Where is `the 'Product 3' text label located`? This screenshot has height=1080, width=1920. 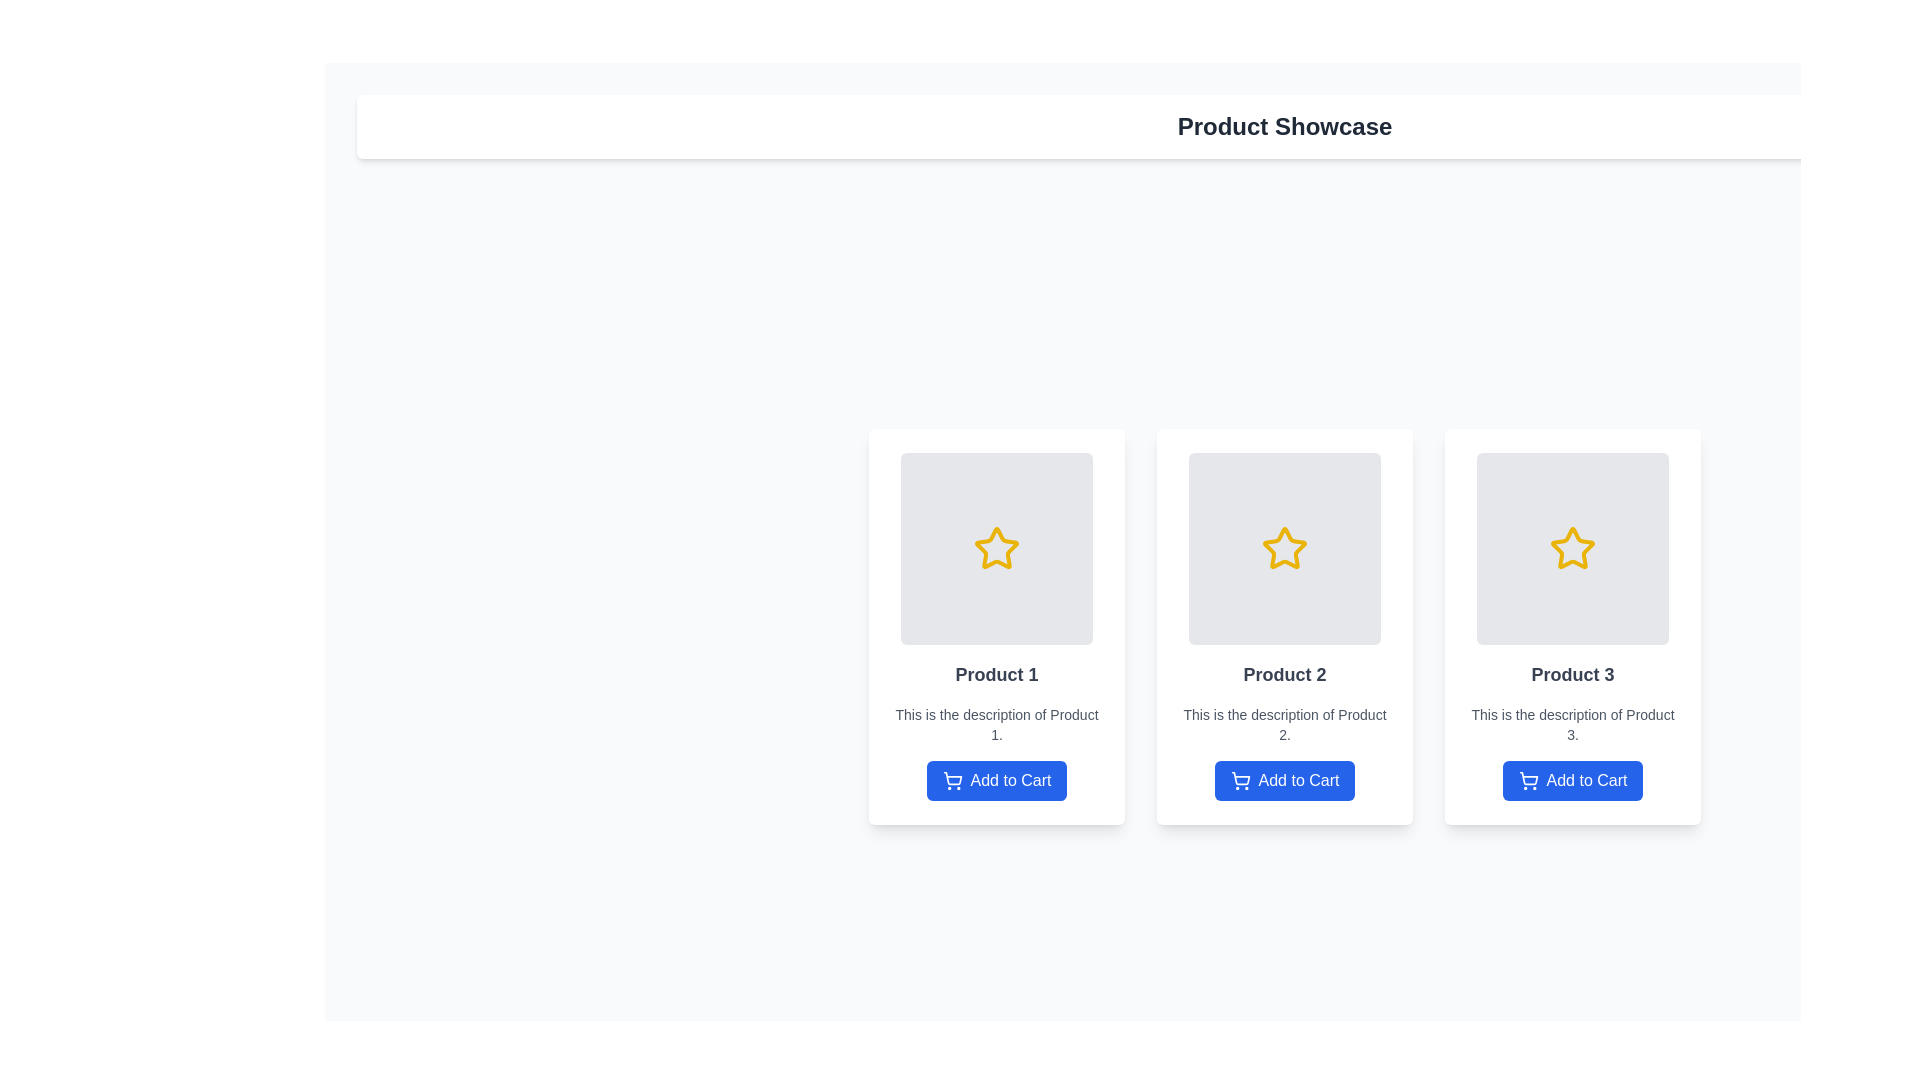 the 'Product 3' text label located is located at coordinates (1572, 675).